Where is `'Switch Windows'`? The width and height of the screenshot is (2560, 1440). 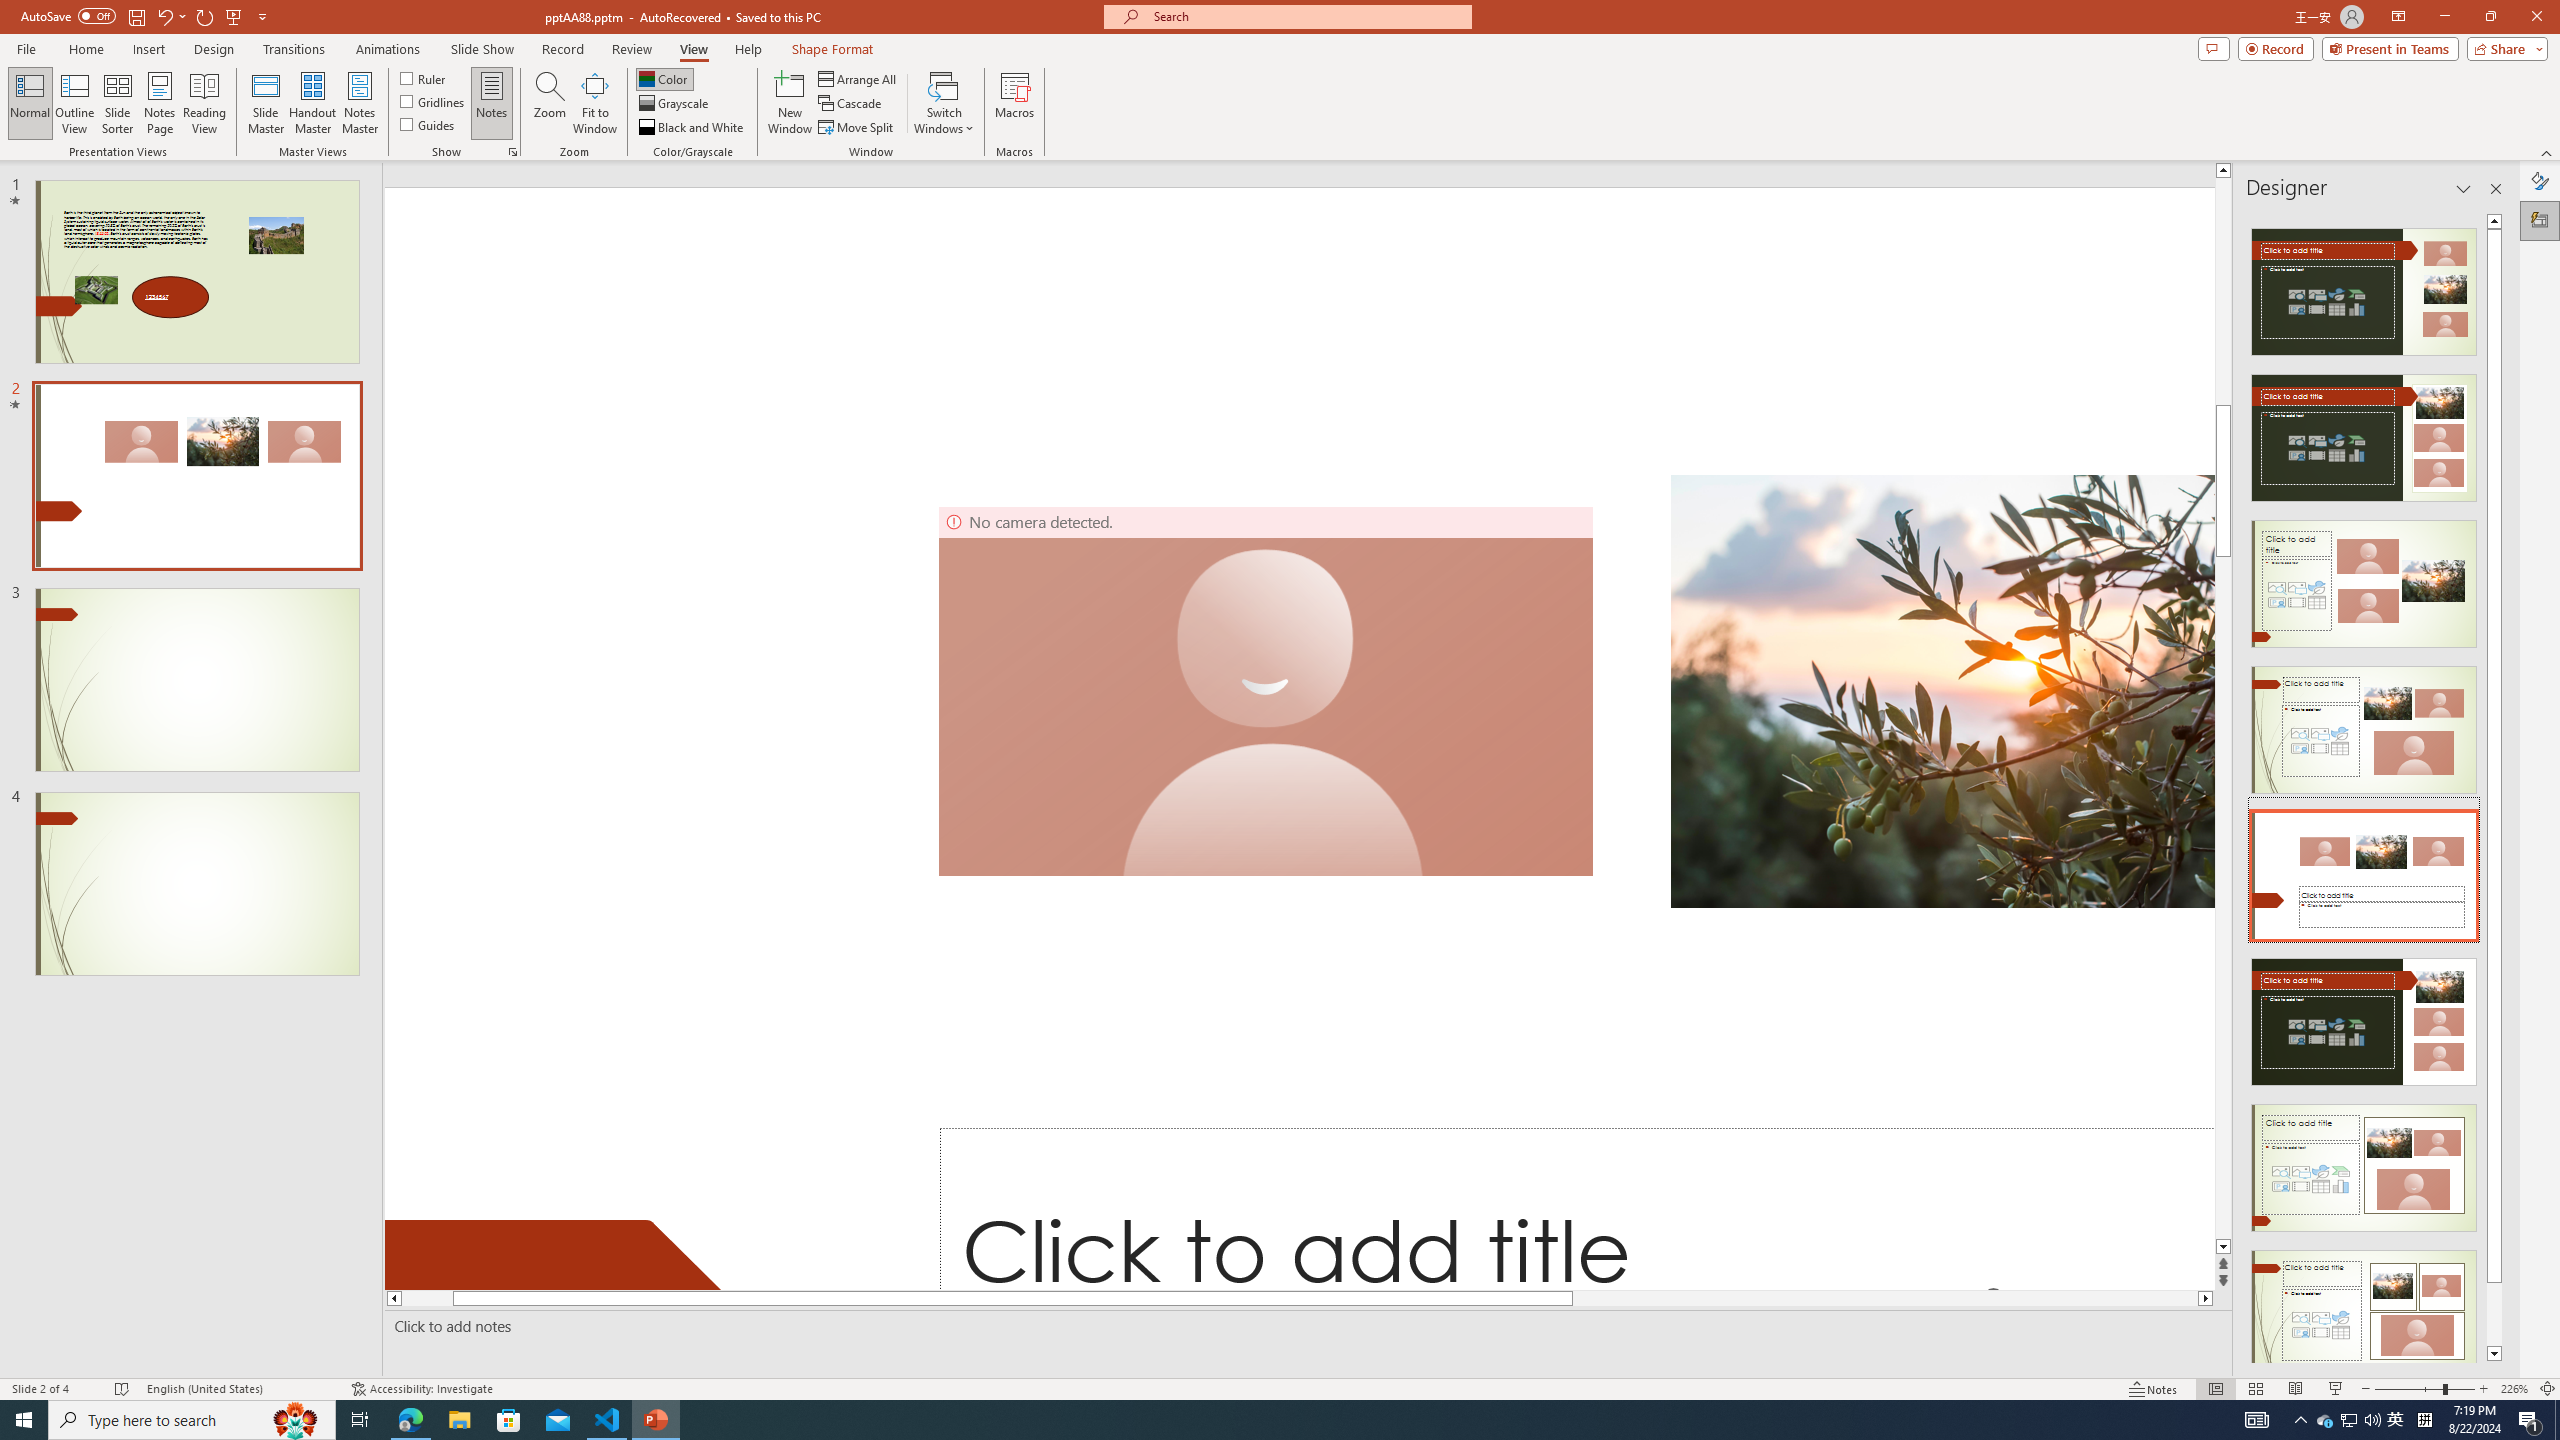 'Switch Windows' is located at coordinates (943, 103).